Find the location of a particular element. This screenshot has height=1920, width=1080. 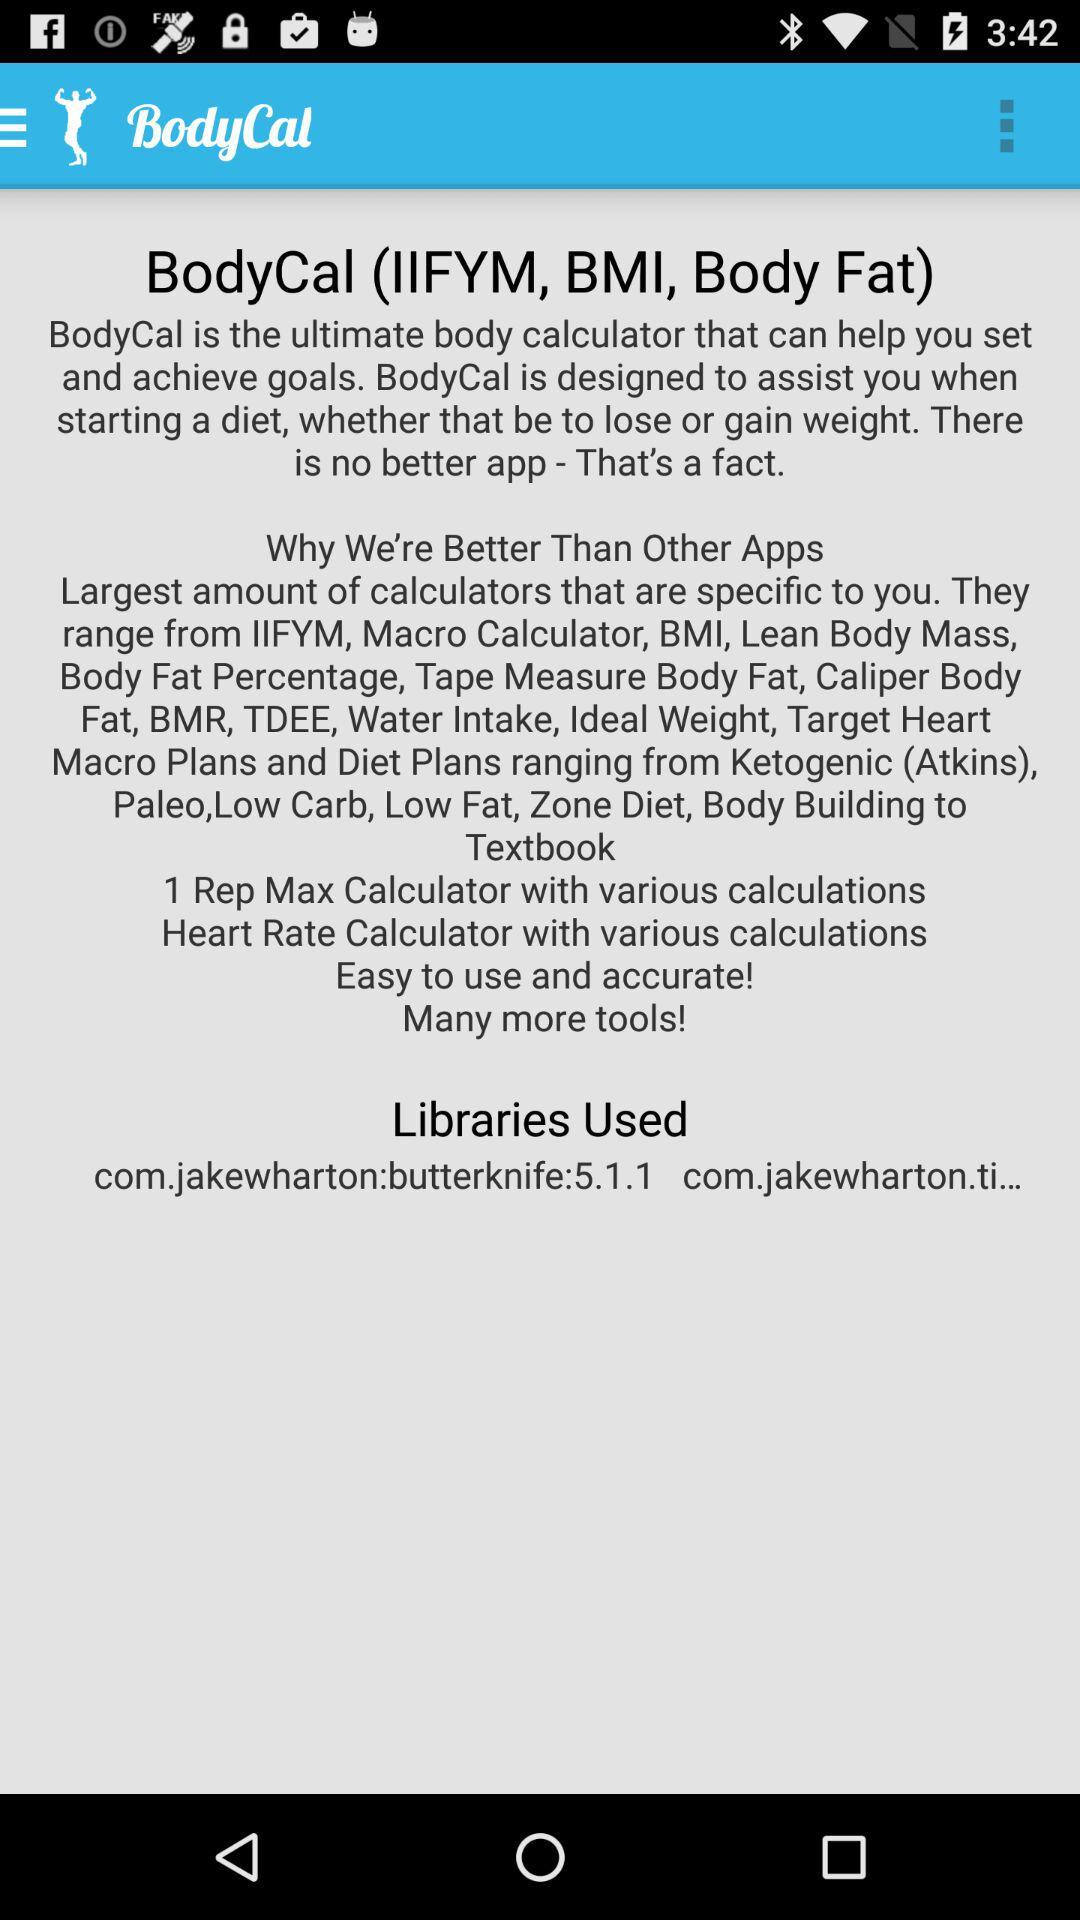

icon at the top right corner is located at coordinates (1006, 124).